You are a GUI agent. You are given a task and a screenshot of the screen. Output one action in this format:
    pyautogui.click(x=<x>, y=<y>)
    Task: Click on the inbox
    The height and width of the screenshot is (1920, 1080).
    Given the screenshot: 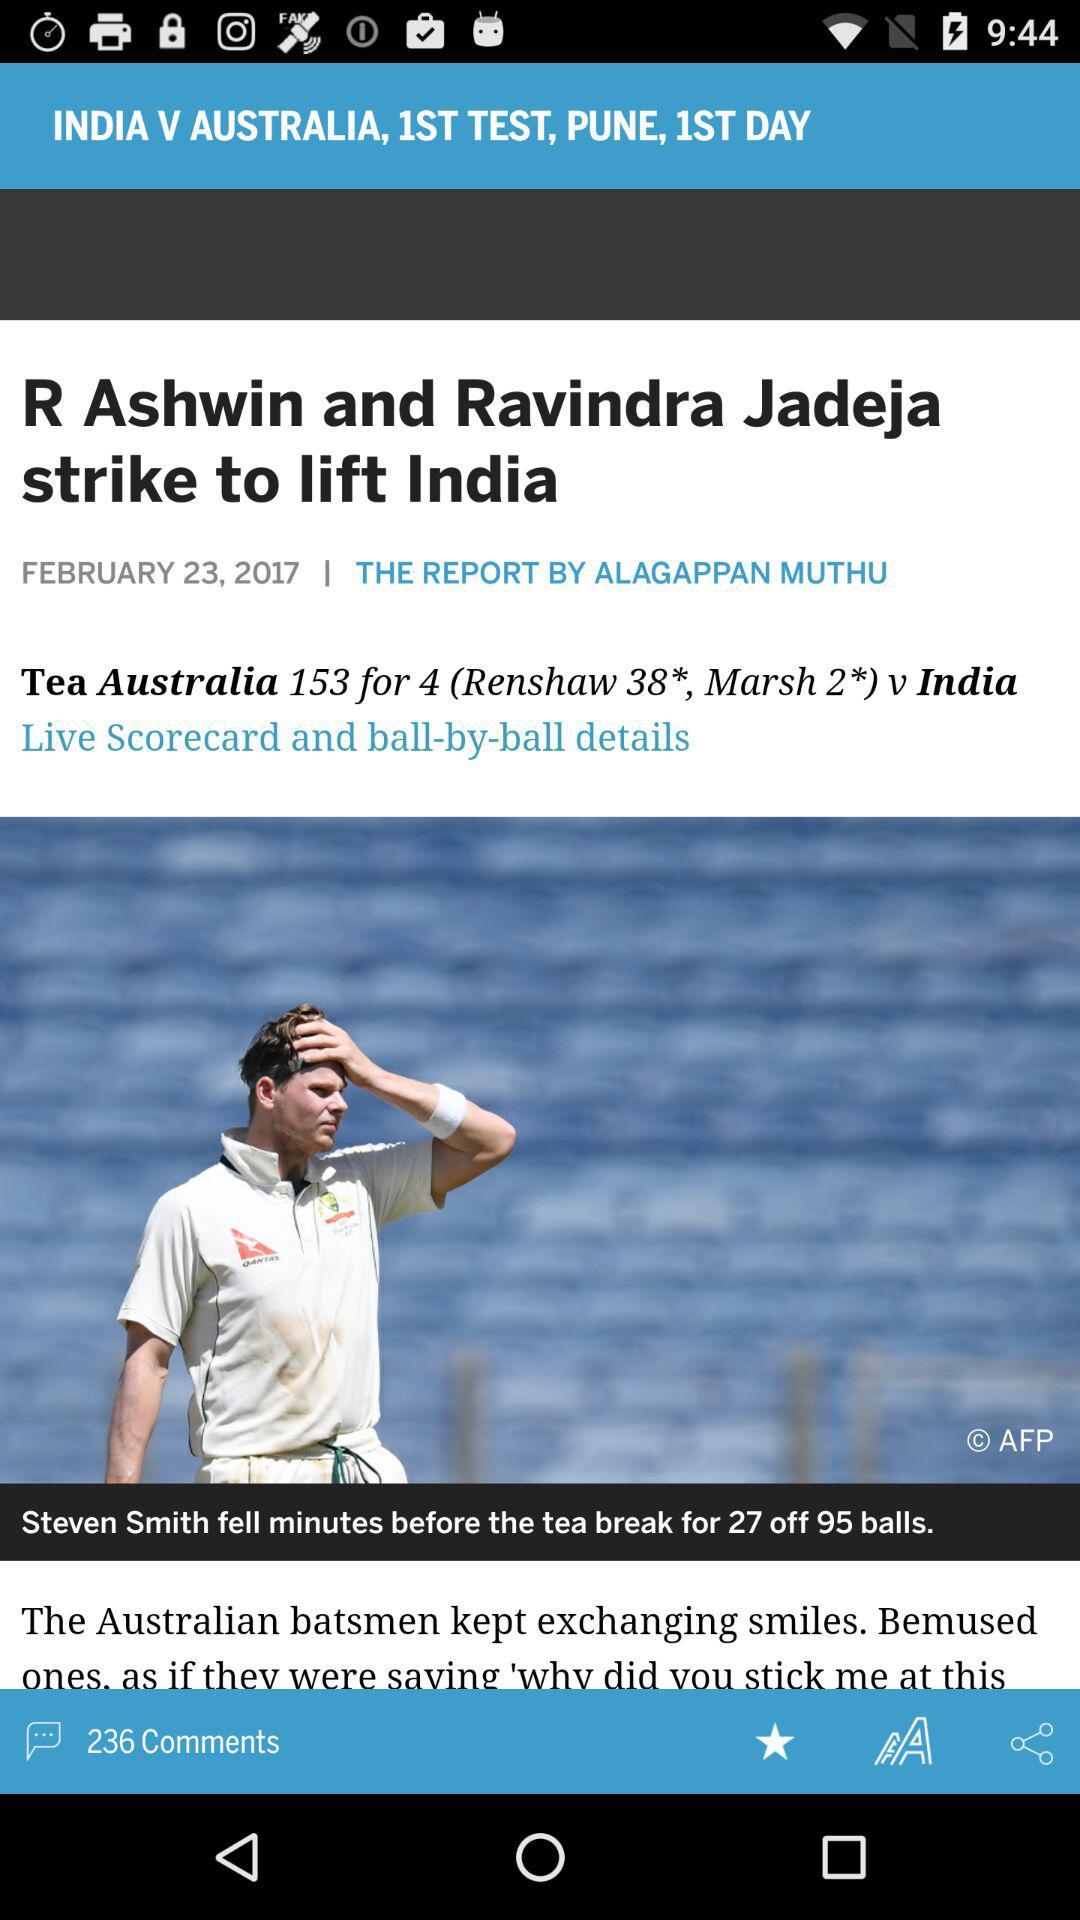 What is the action you would take?
    pyautogui.click(x=43, y=1740)
    